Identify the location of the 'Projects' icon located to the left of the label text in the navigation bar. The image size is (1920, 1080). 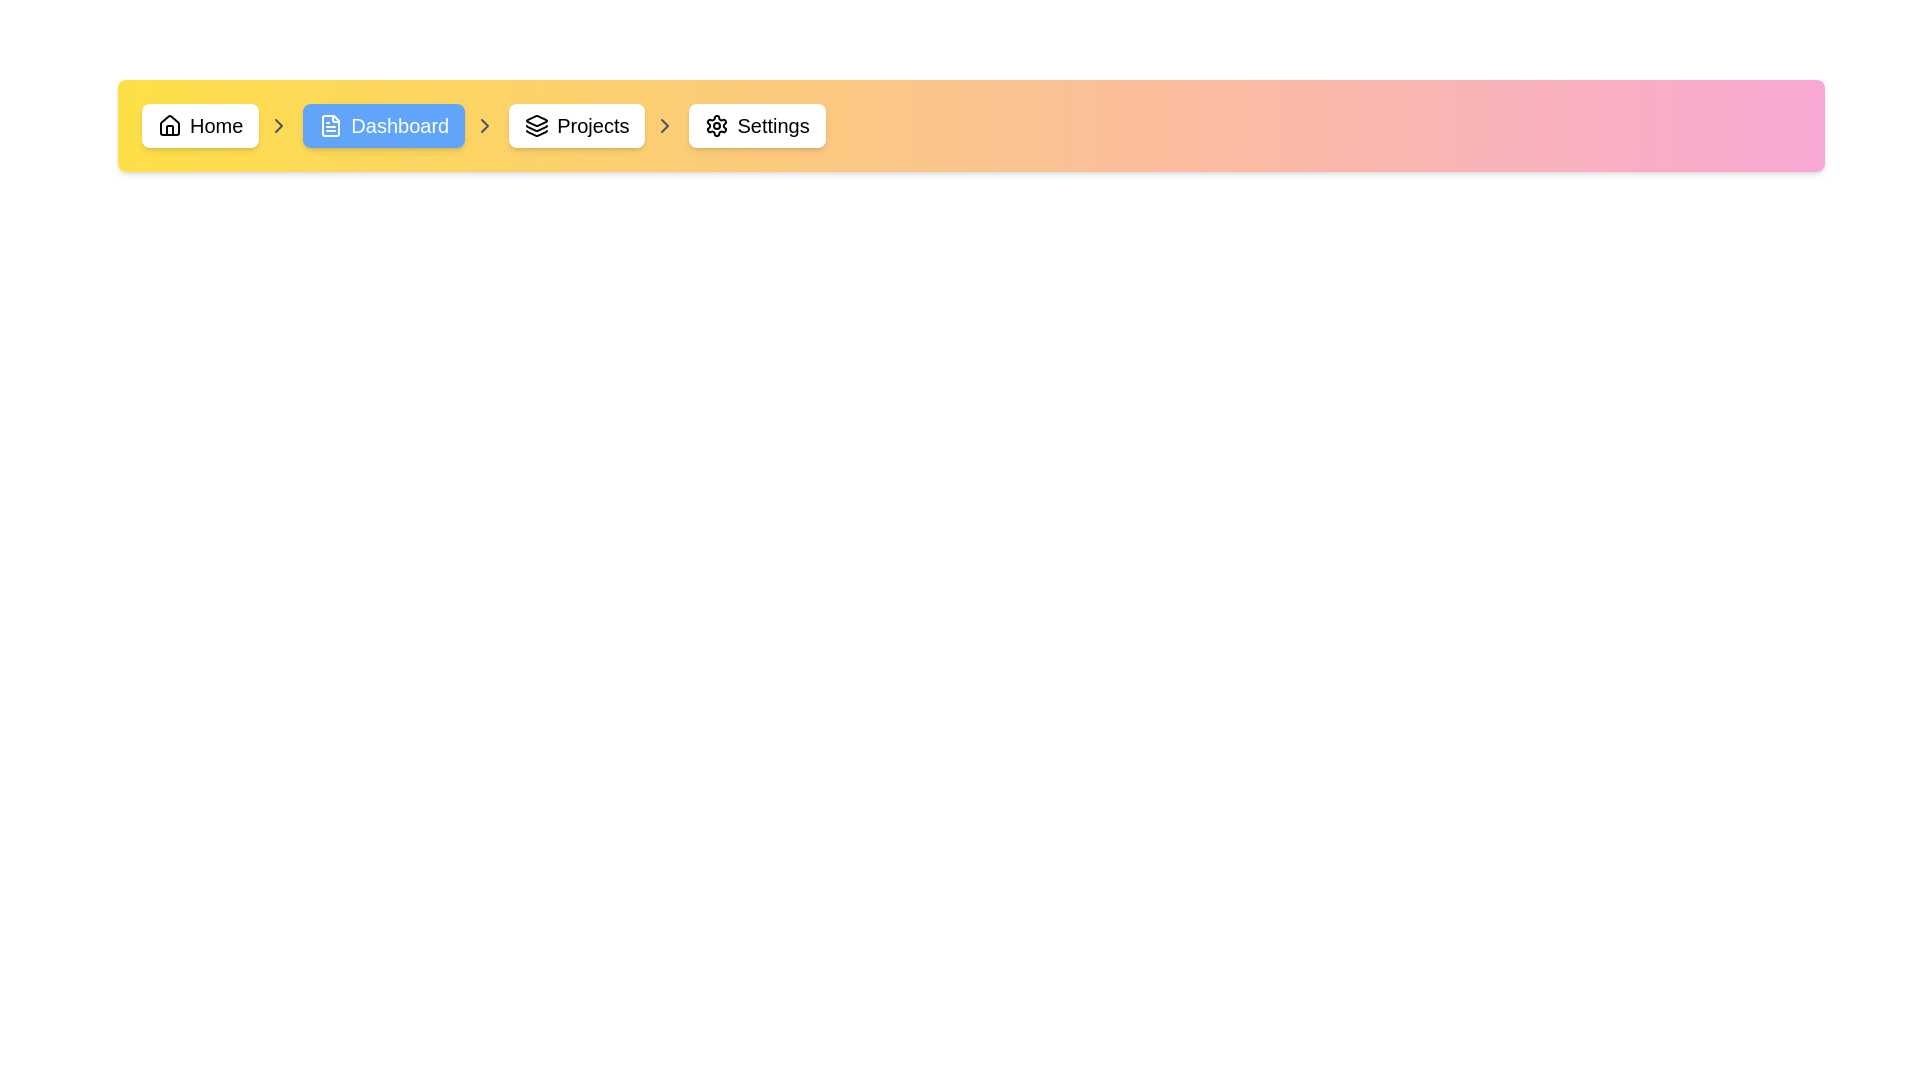
(537, 126).